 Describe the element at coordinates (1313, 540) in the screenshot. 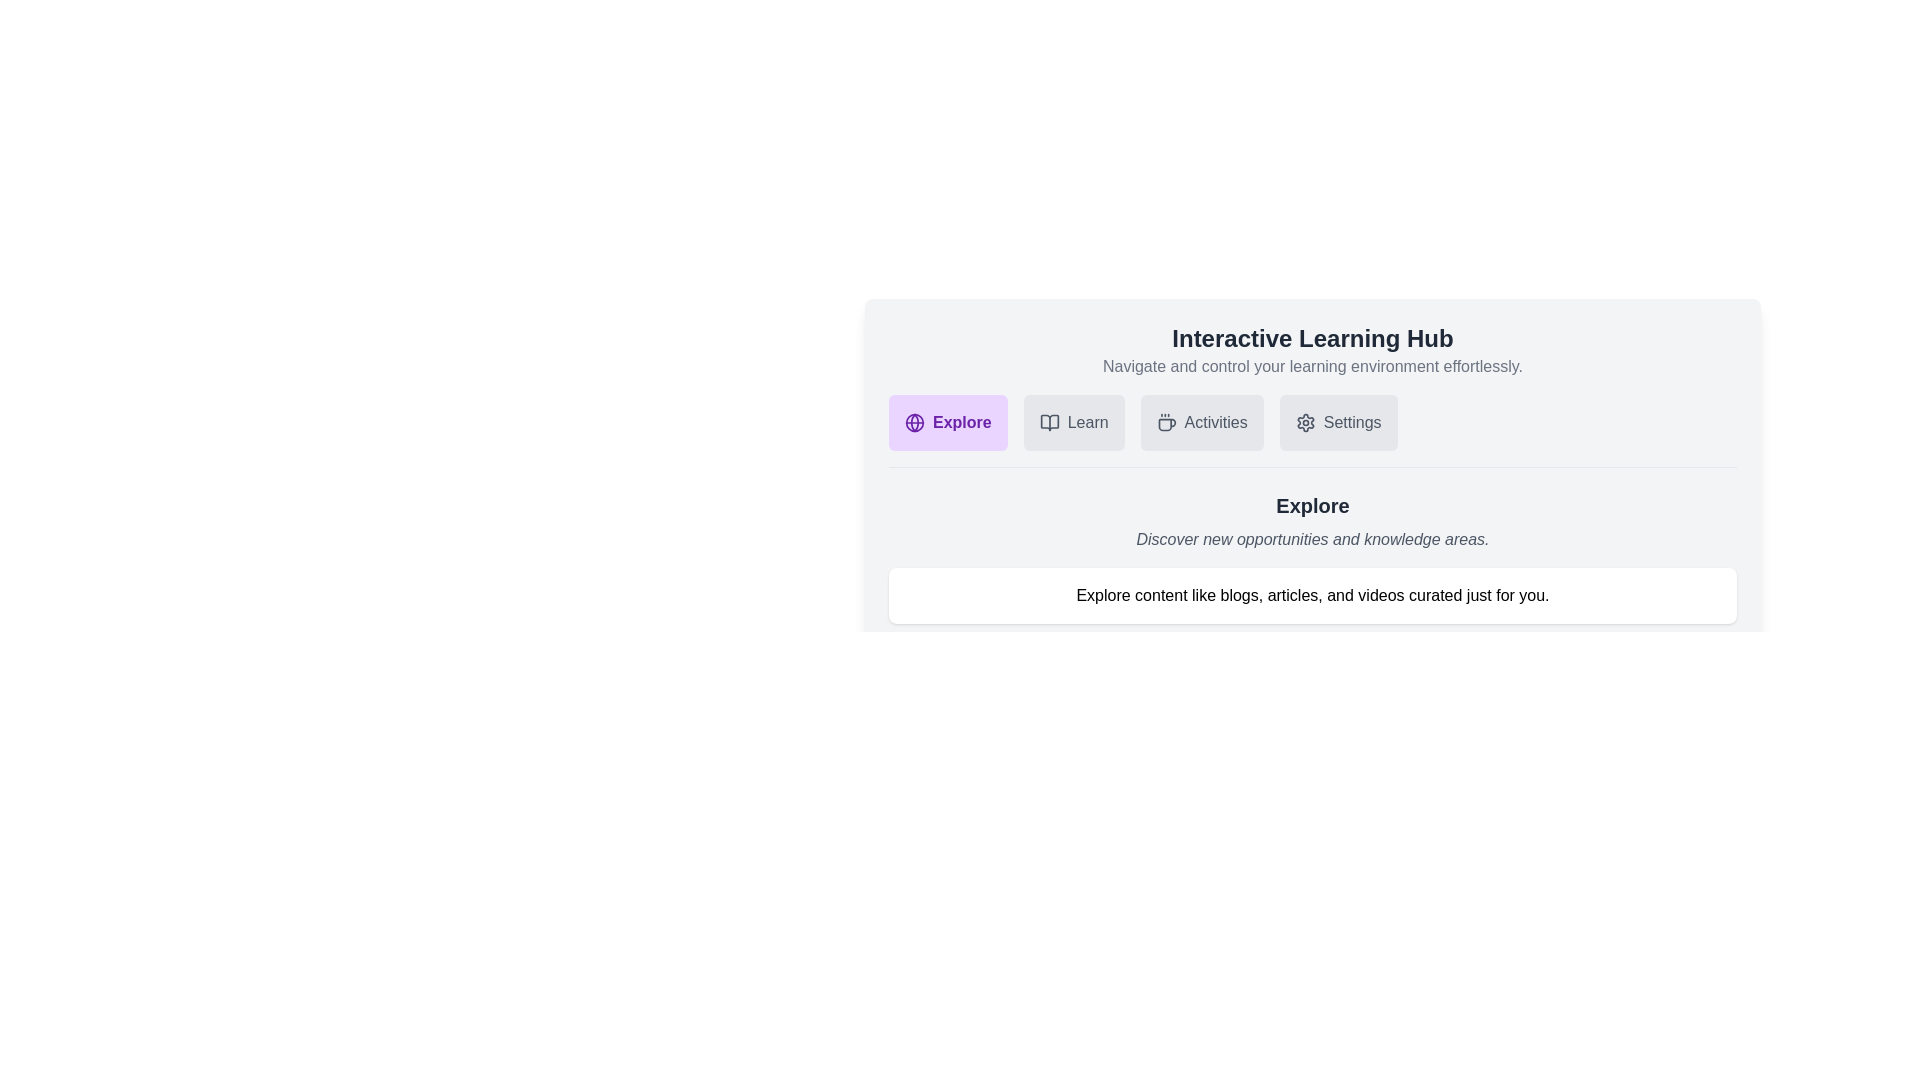

I see `the text block styled with gray italic font that is positioned beneath the heading labeled 'Explore'` at that location.